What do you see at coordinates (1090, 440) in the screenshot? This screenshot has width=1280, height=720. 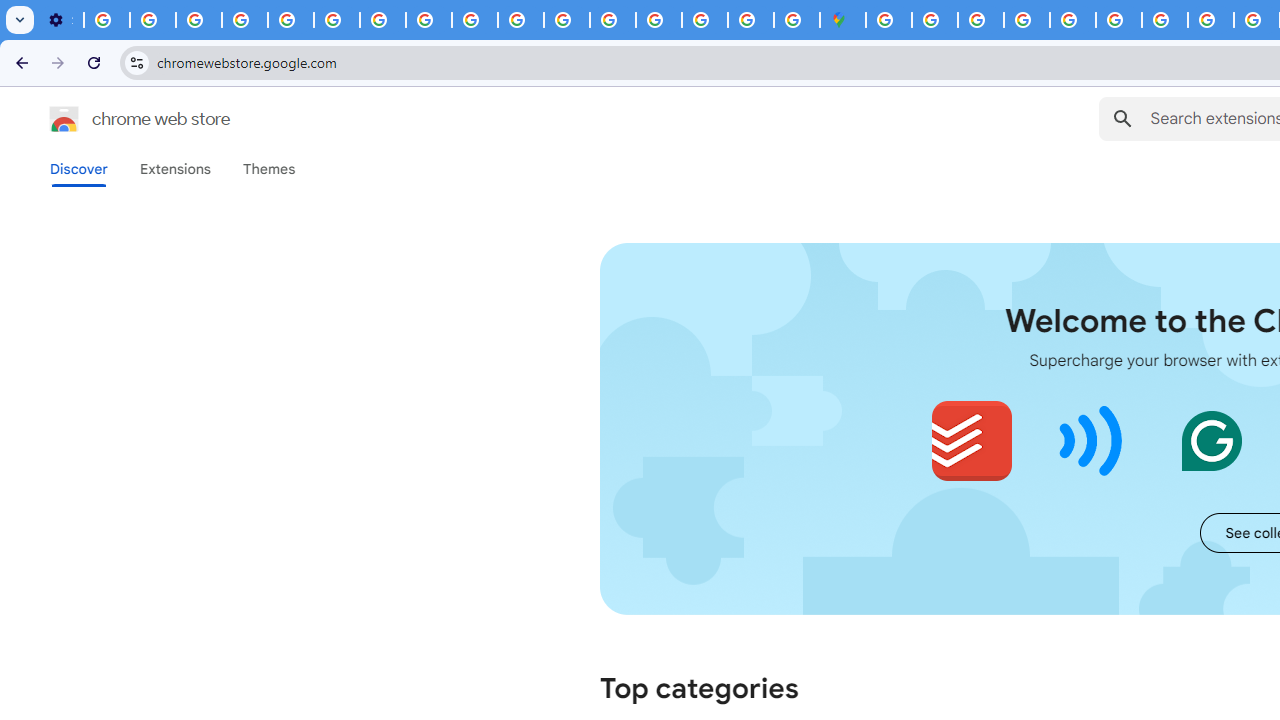 I see `'Volume Master'` at bounding box center [1090, 440].